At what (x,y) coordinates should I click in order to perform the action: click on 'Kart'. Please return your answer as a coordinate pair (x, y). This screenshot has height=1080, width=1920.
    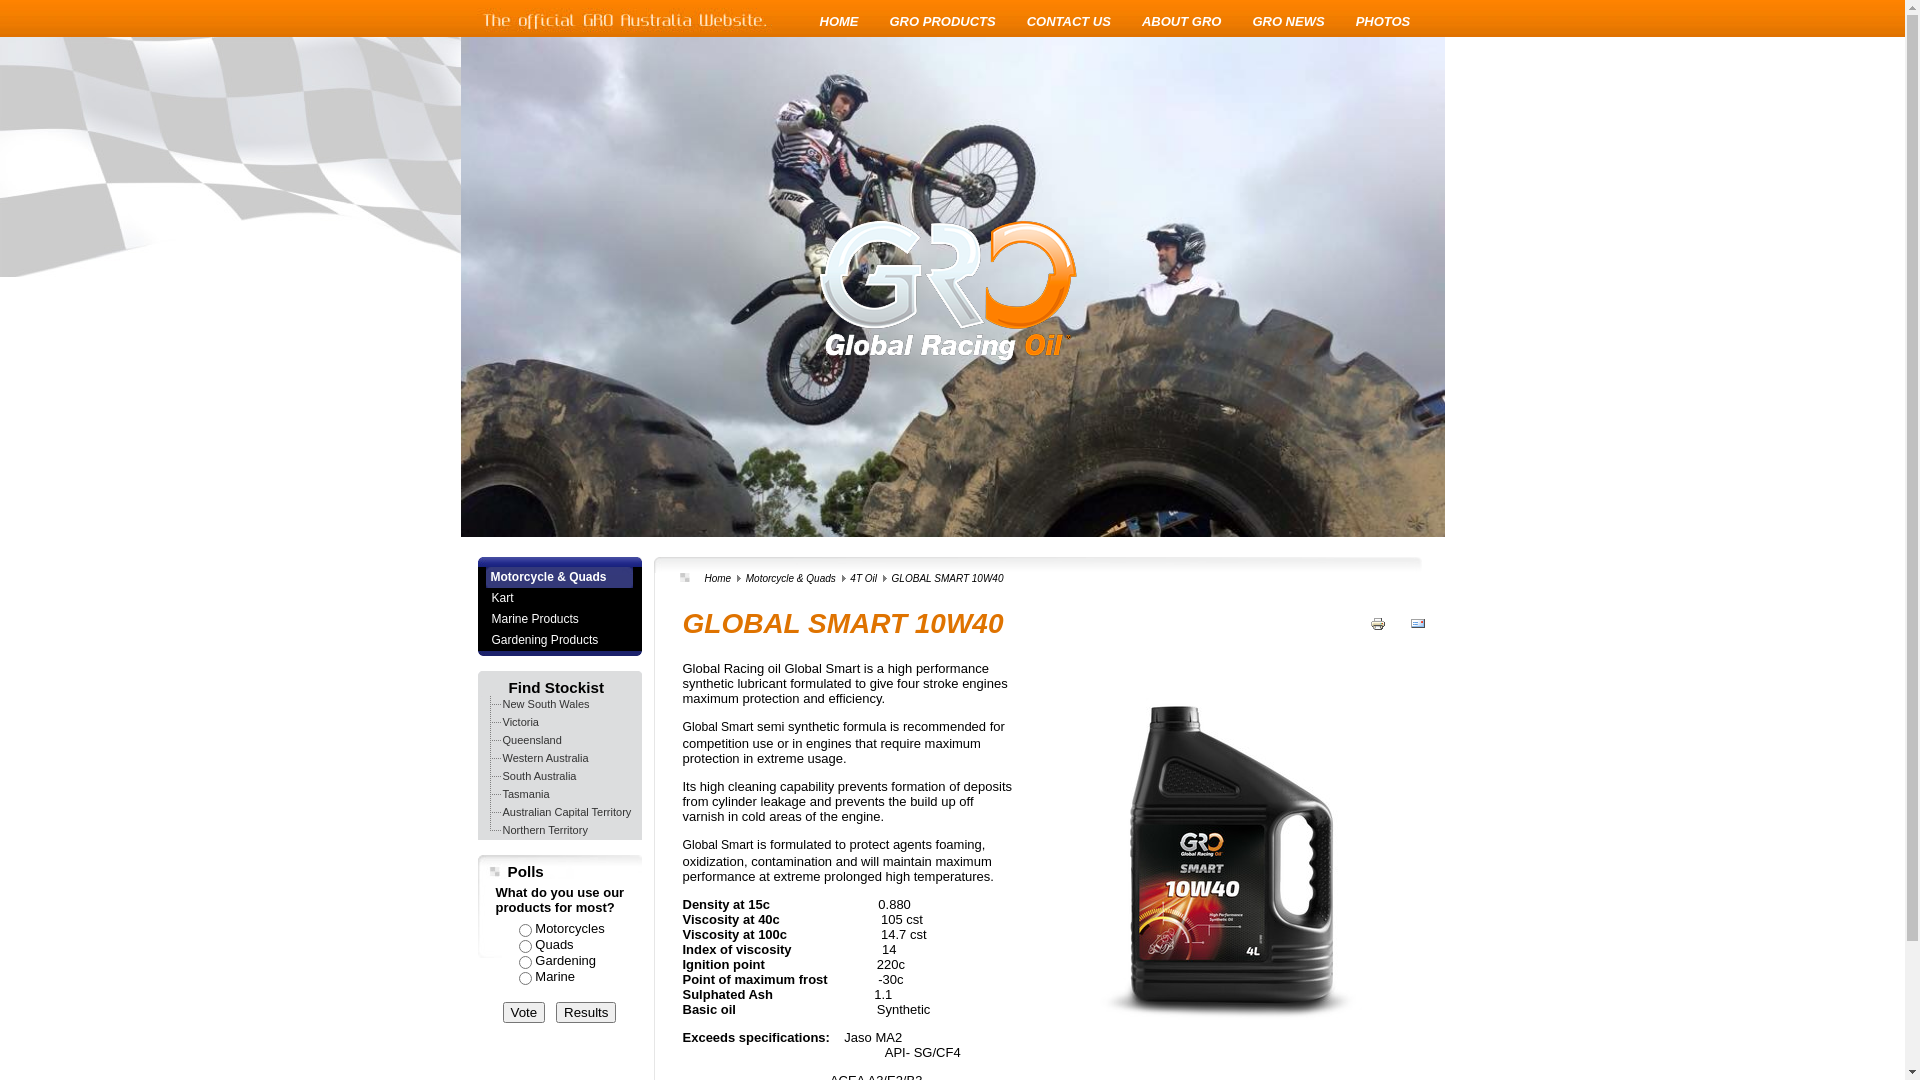
    Looking at the image, I should click on (558, 597).